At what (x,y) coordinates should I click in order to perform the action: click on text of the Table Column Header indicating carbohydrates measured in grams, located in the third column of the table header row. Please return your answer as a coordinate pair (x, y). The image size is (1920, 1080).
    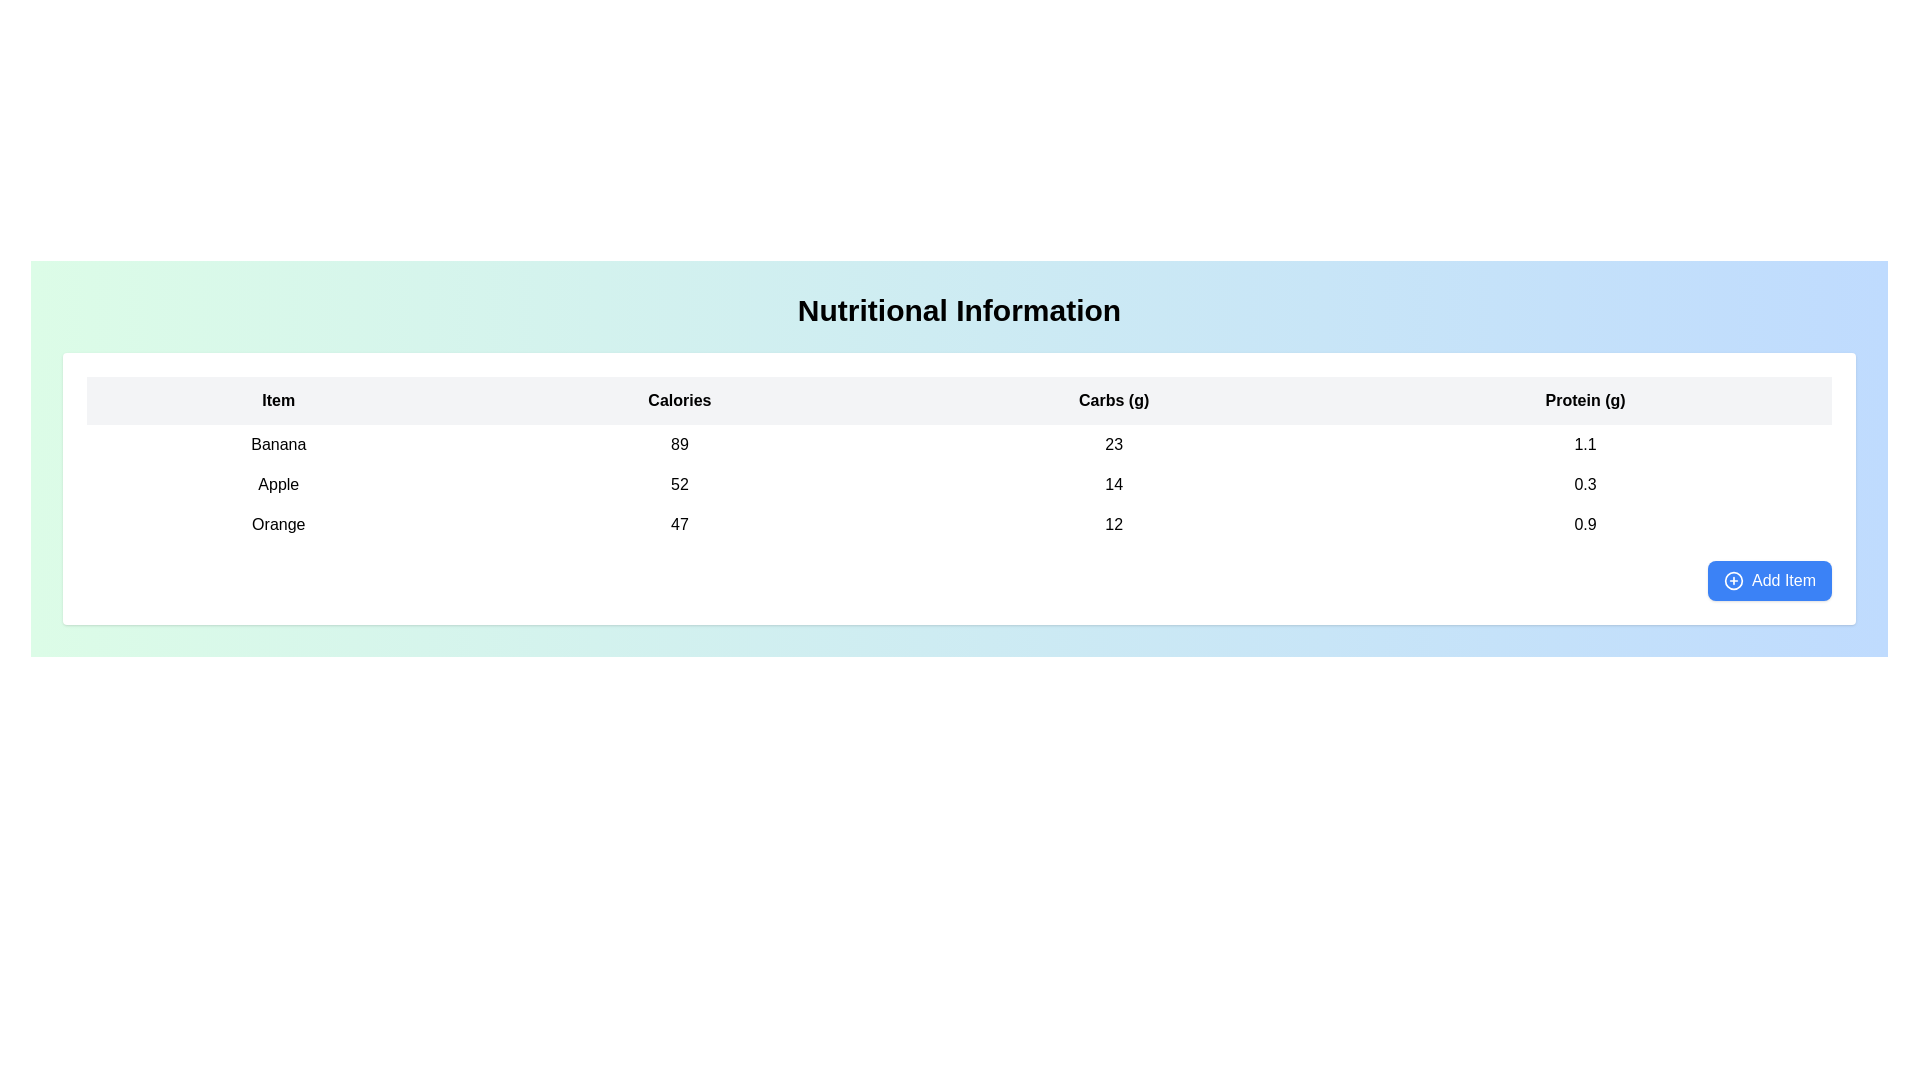
    Looking at the image, I should click on (1113, 401).